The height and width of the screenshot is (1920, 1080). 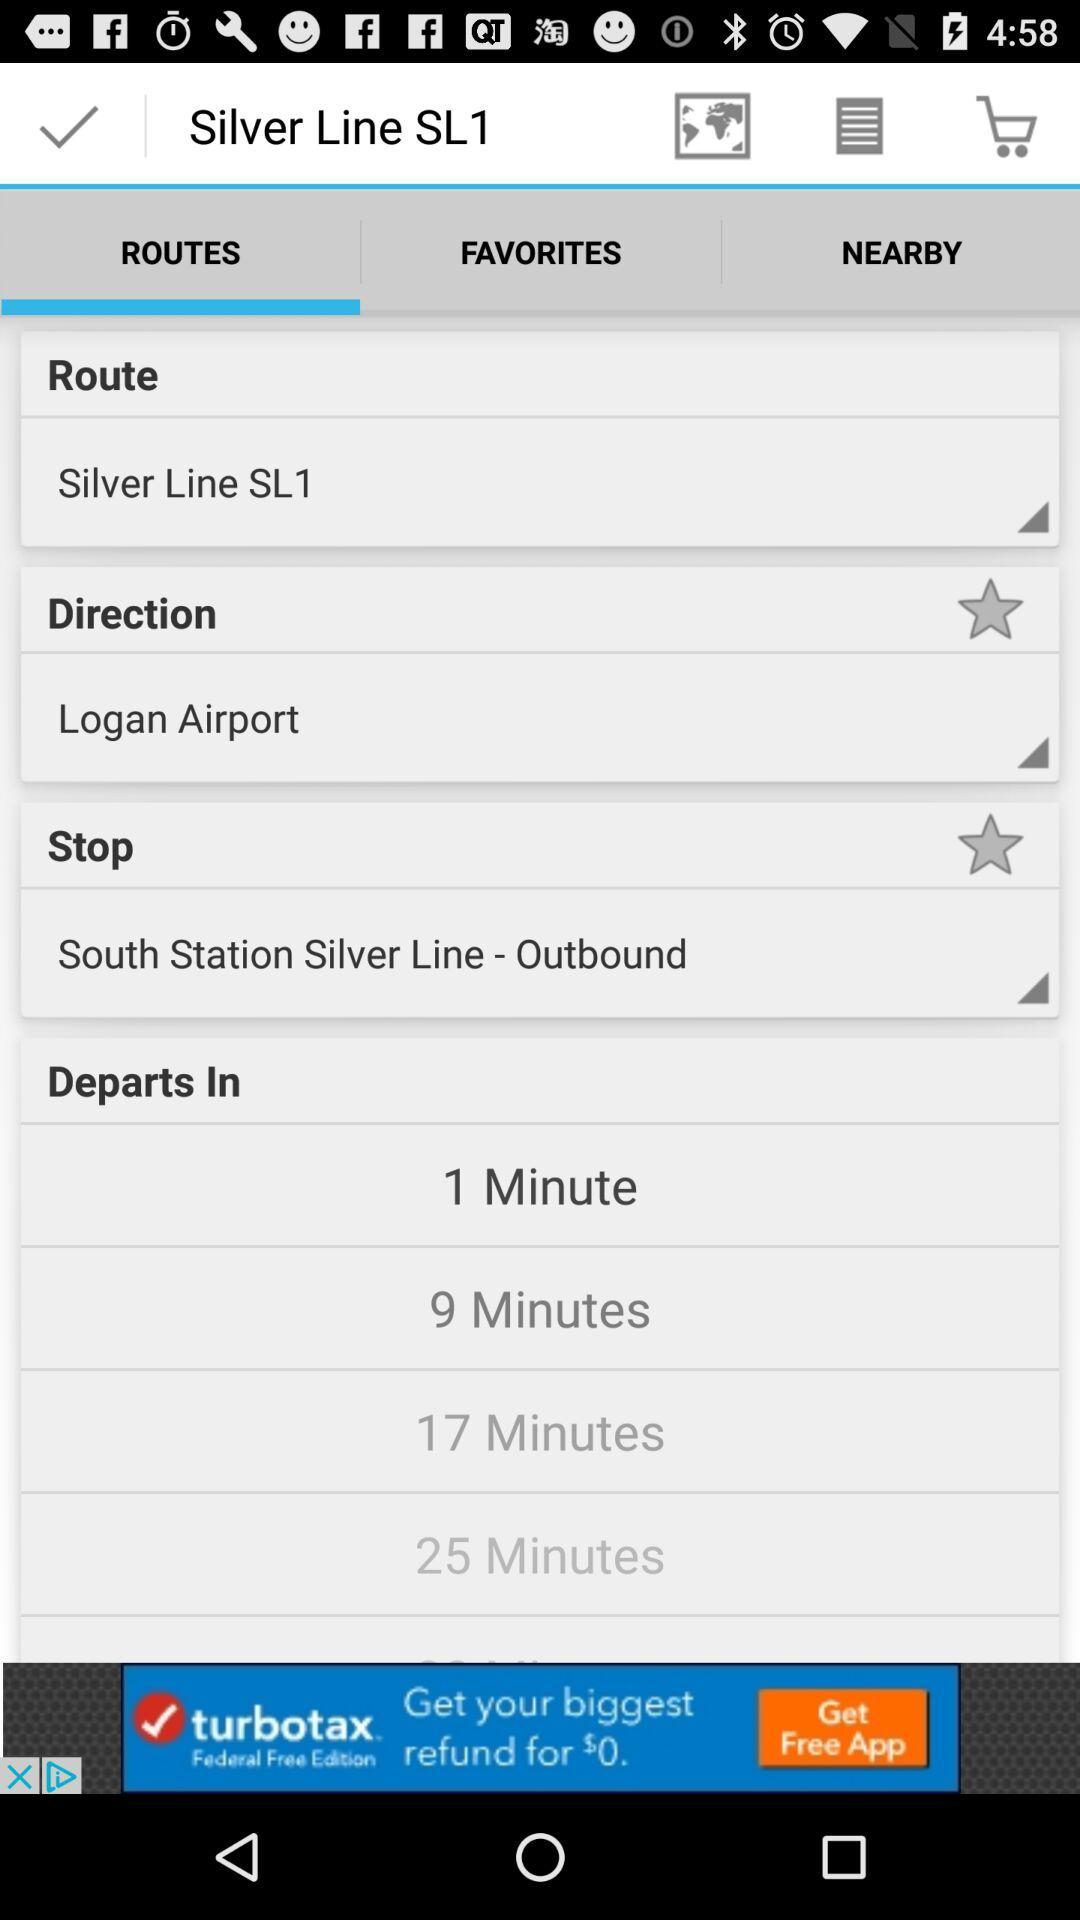 What do you see at coordinates (990, 745) in the screenshot?
I see `direction list` at bounding box center [990, 745].